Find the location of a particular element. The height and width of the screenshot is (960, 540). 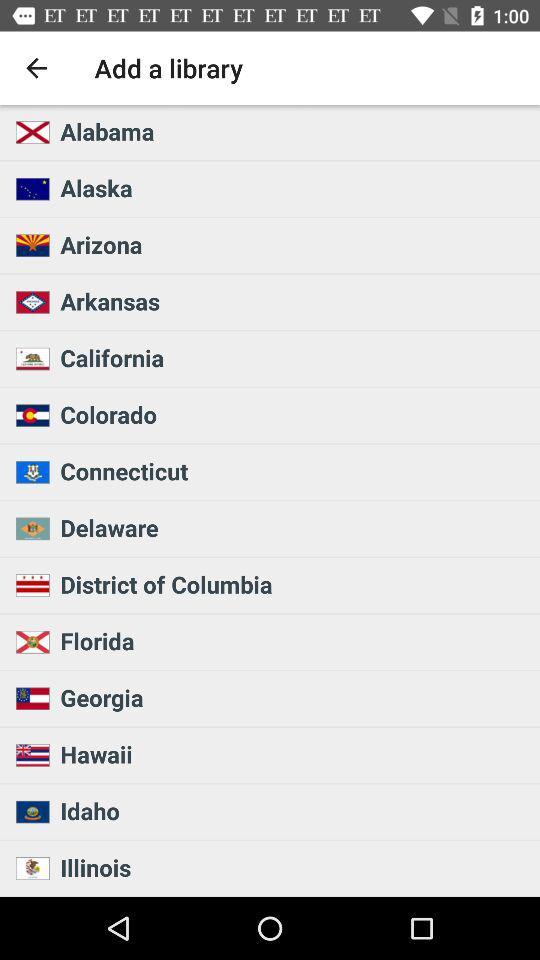

arkansas icon is located at coordinates (293, 301).